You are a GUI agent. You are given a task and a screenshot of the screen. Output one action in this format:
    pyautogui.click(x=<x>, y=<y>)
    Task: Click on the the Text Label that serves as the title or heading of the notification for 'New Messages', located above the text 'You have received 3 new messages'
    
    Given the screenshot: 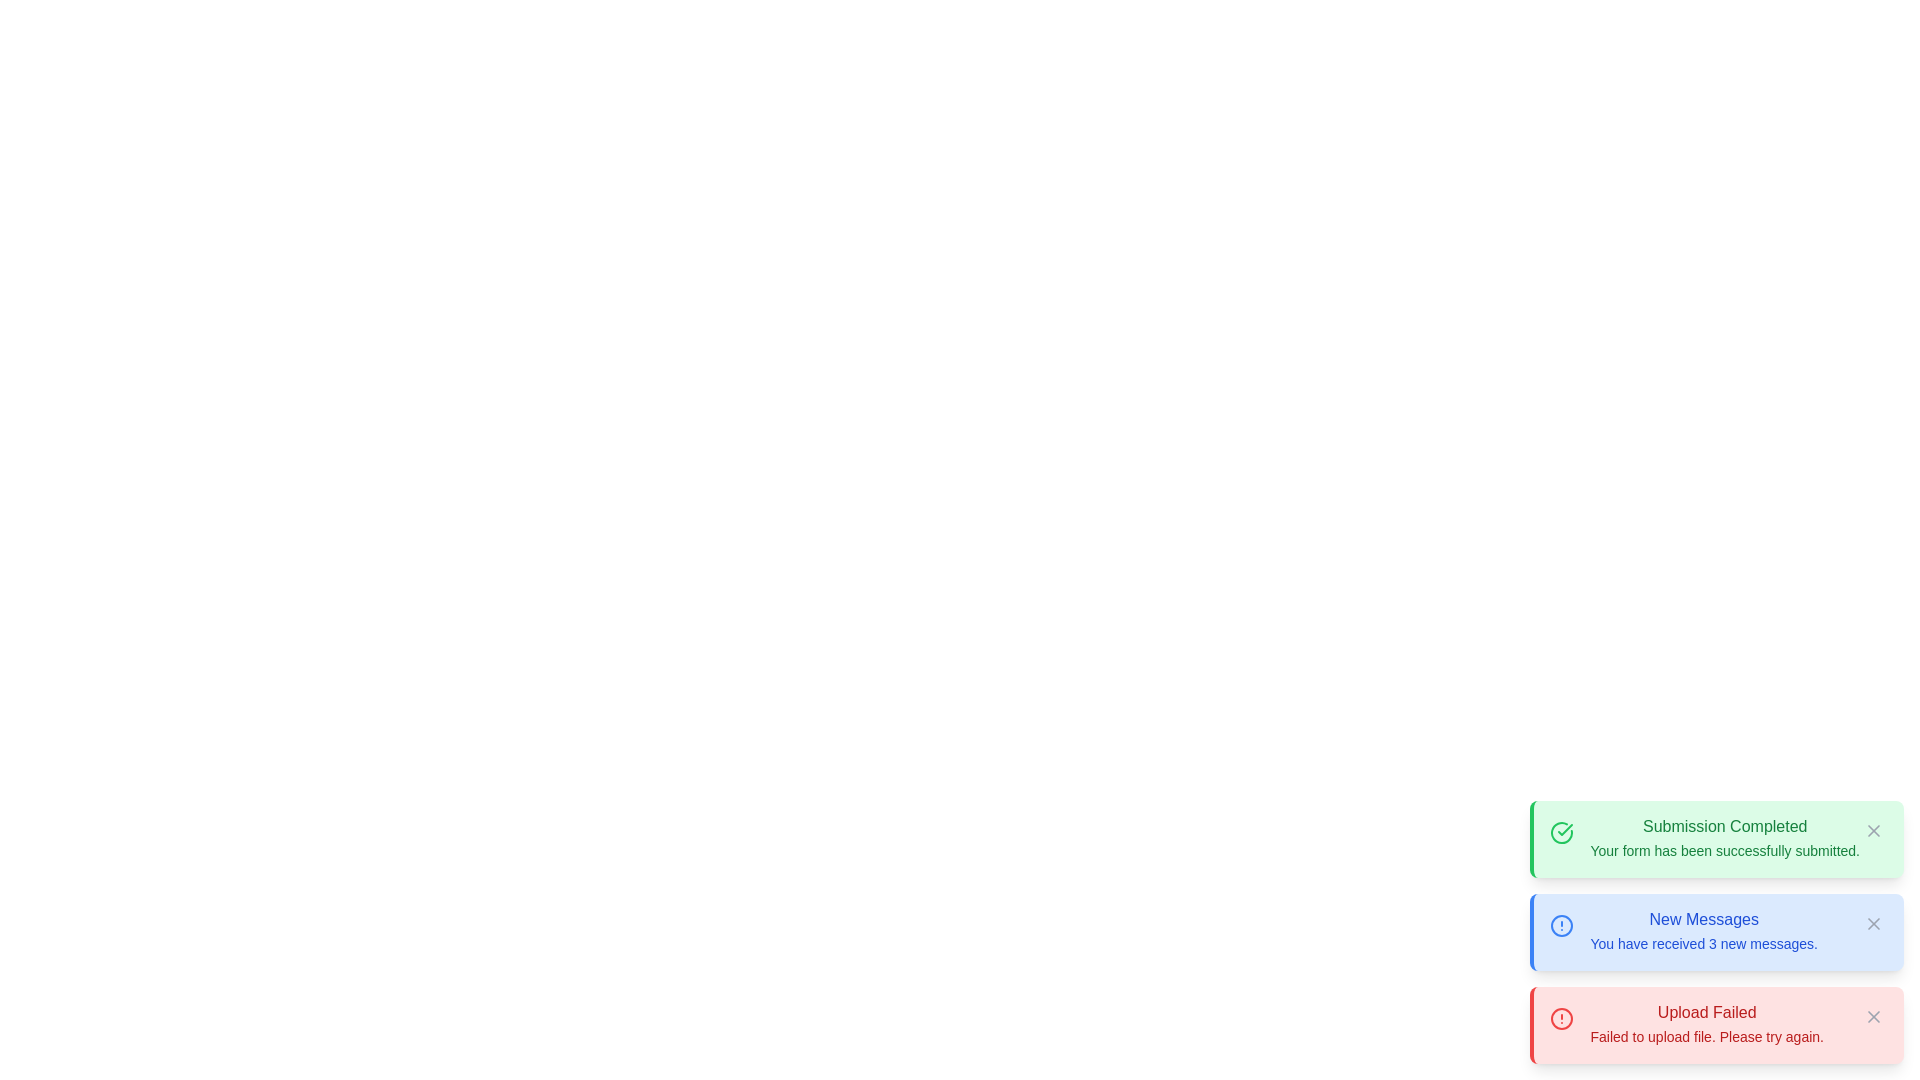 What is the action you would take?
    pyautogui.click(x=1703, y=920)
    